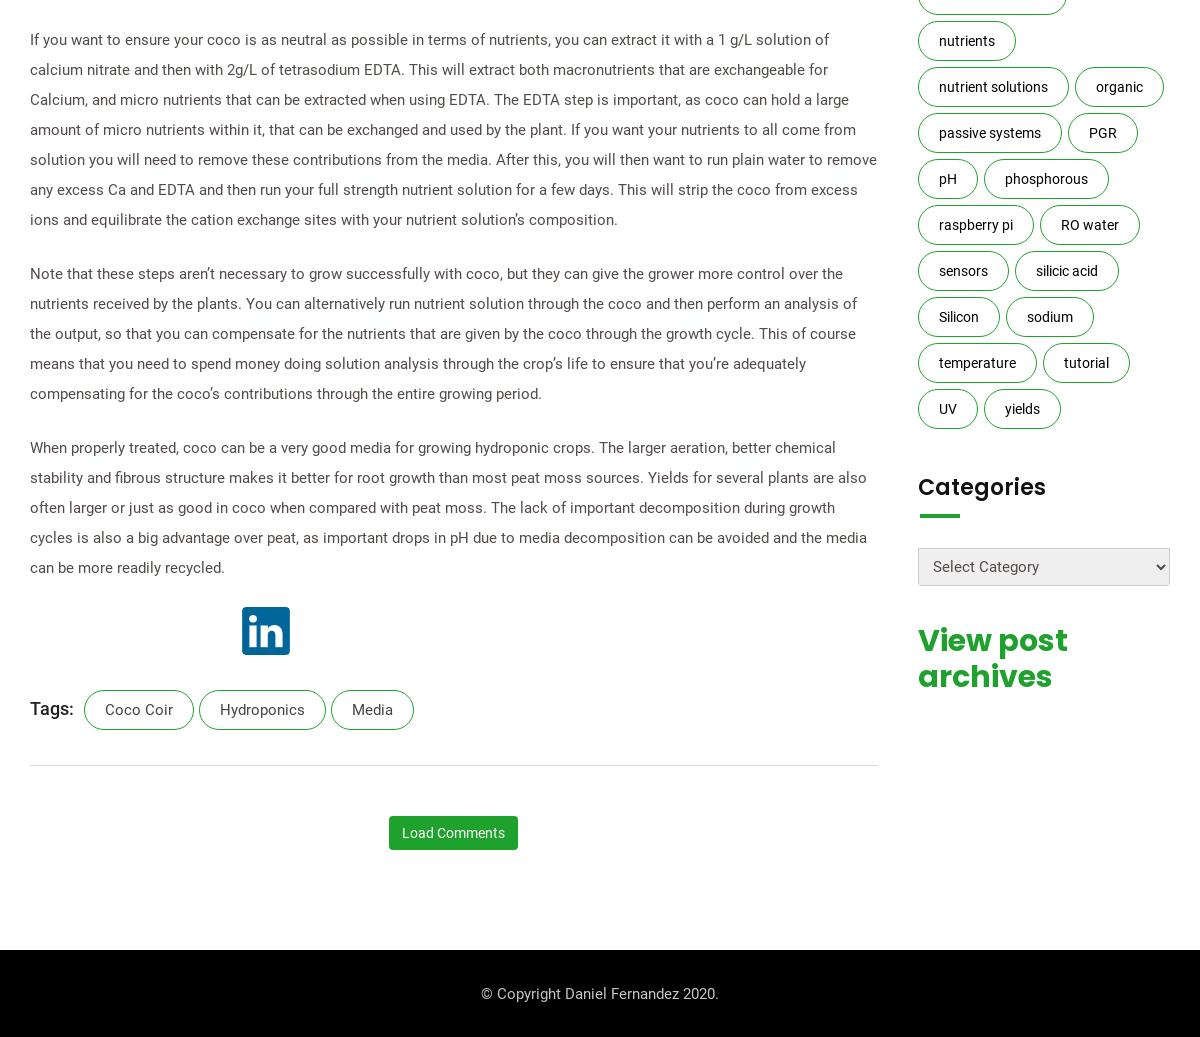  Describe the element at coordinates (992, 86) in the screenshot. I see `'nutrient solutions'` at that location.